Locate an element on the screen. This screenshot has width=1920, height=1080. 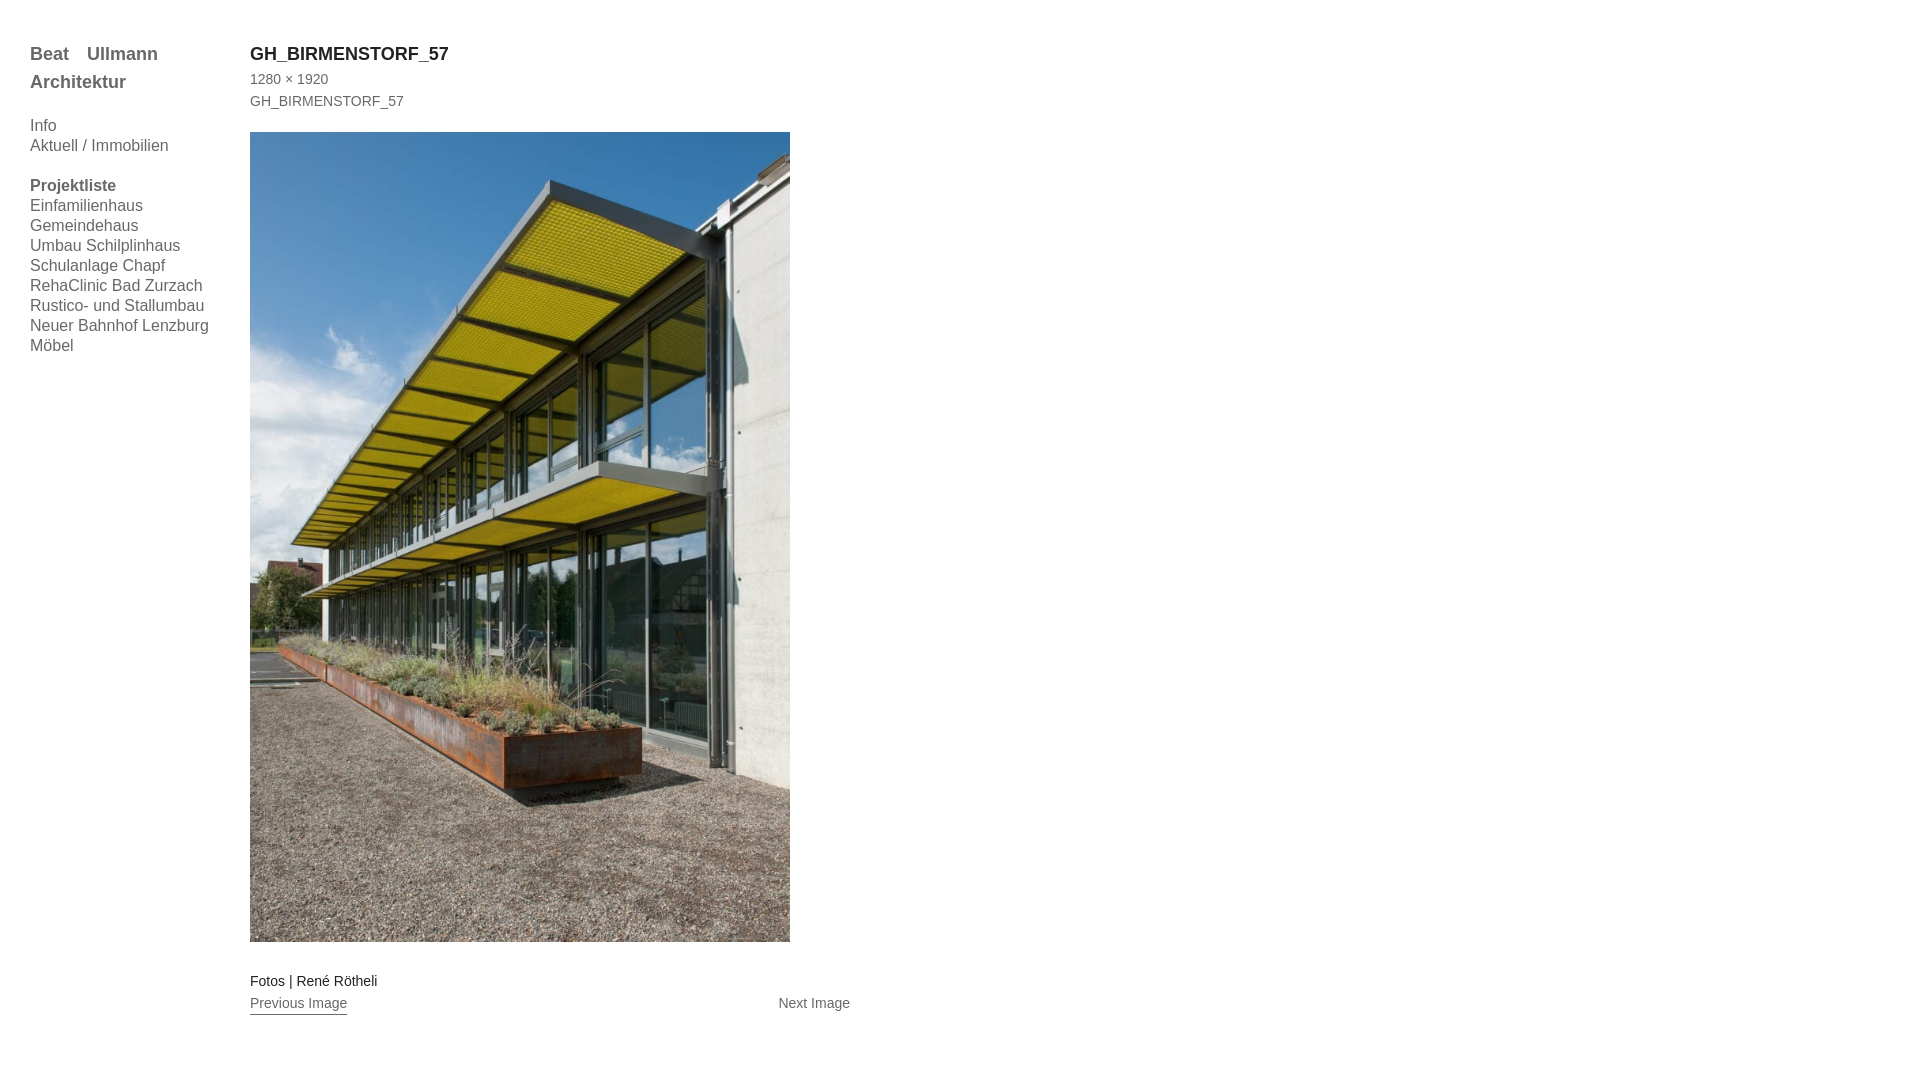
'Previous Image' is located at coordinates (297, 1003).